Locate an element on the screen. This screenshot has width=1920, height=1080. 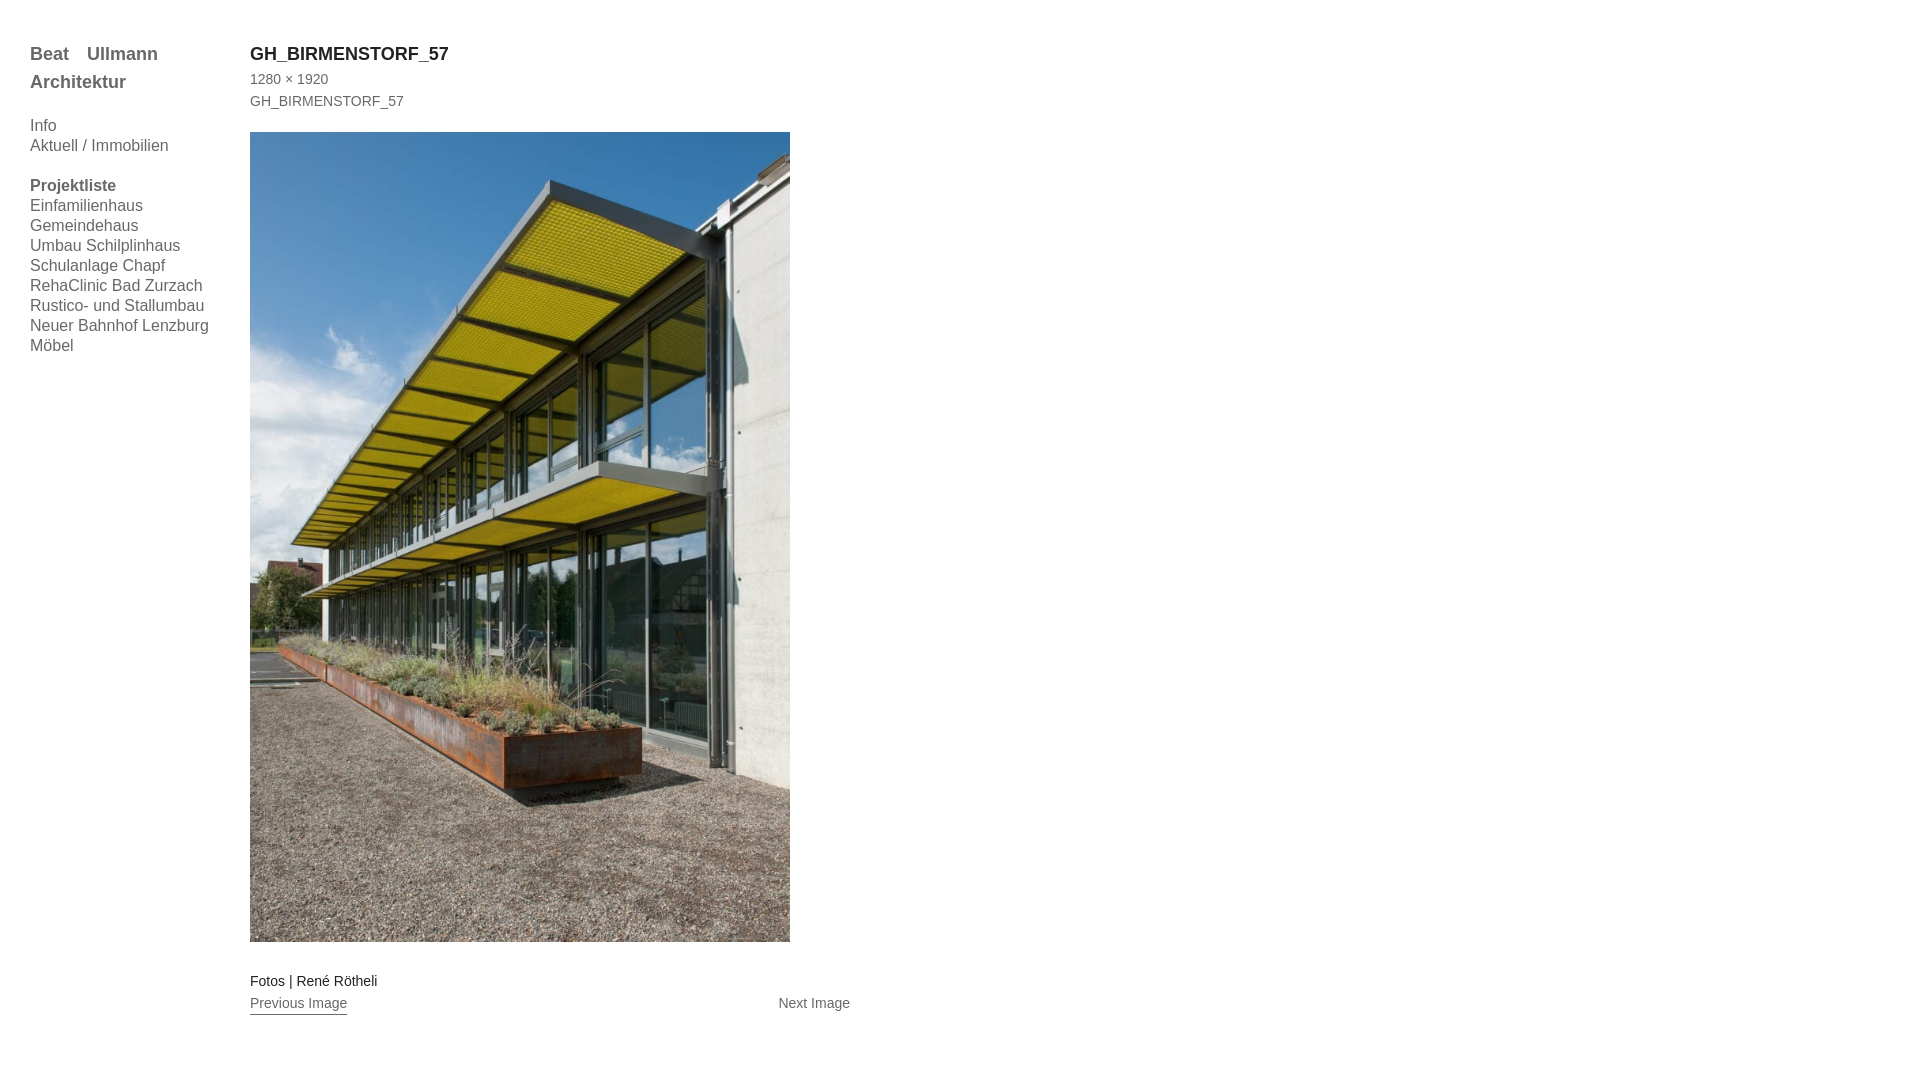
'Previous Image' is located at coordinates (297, 1003).